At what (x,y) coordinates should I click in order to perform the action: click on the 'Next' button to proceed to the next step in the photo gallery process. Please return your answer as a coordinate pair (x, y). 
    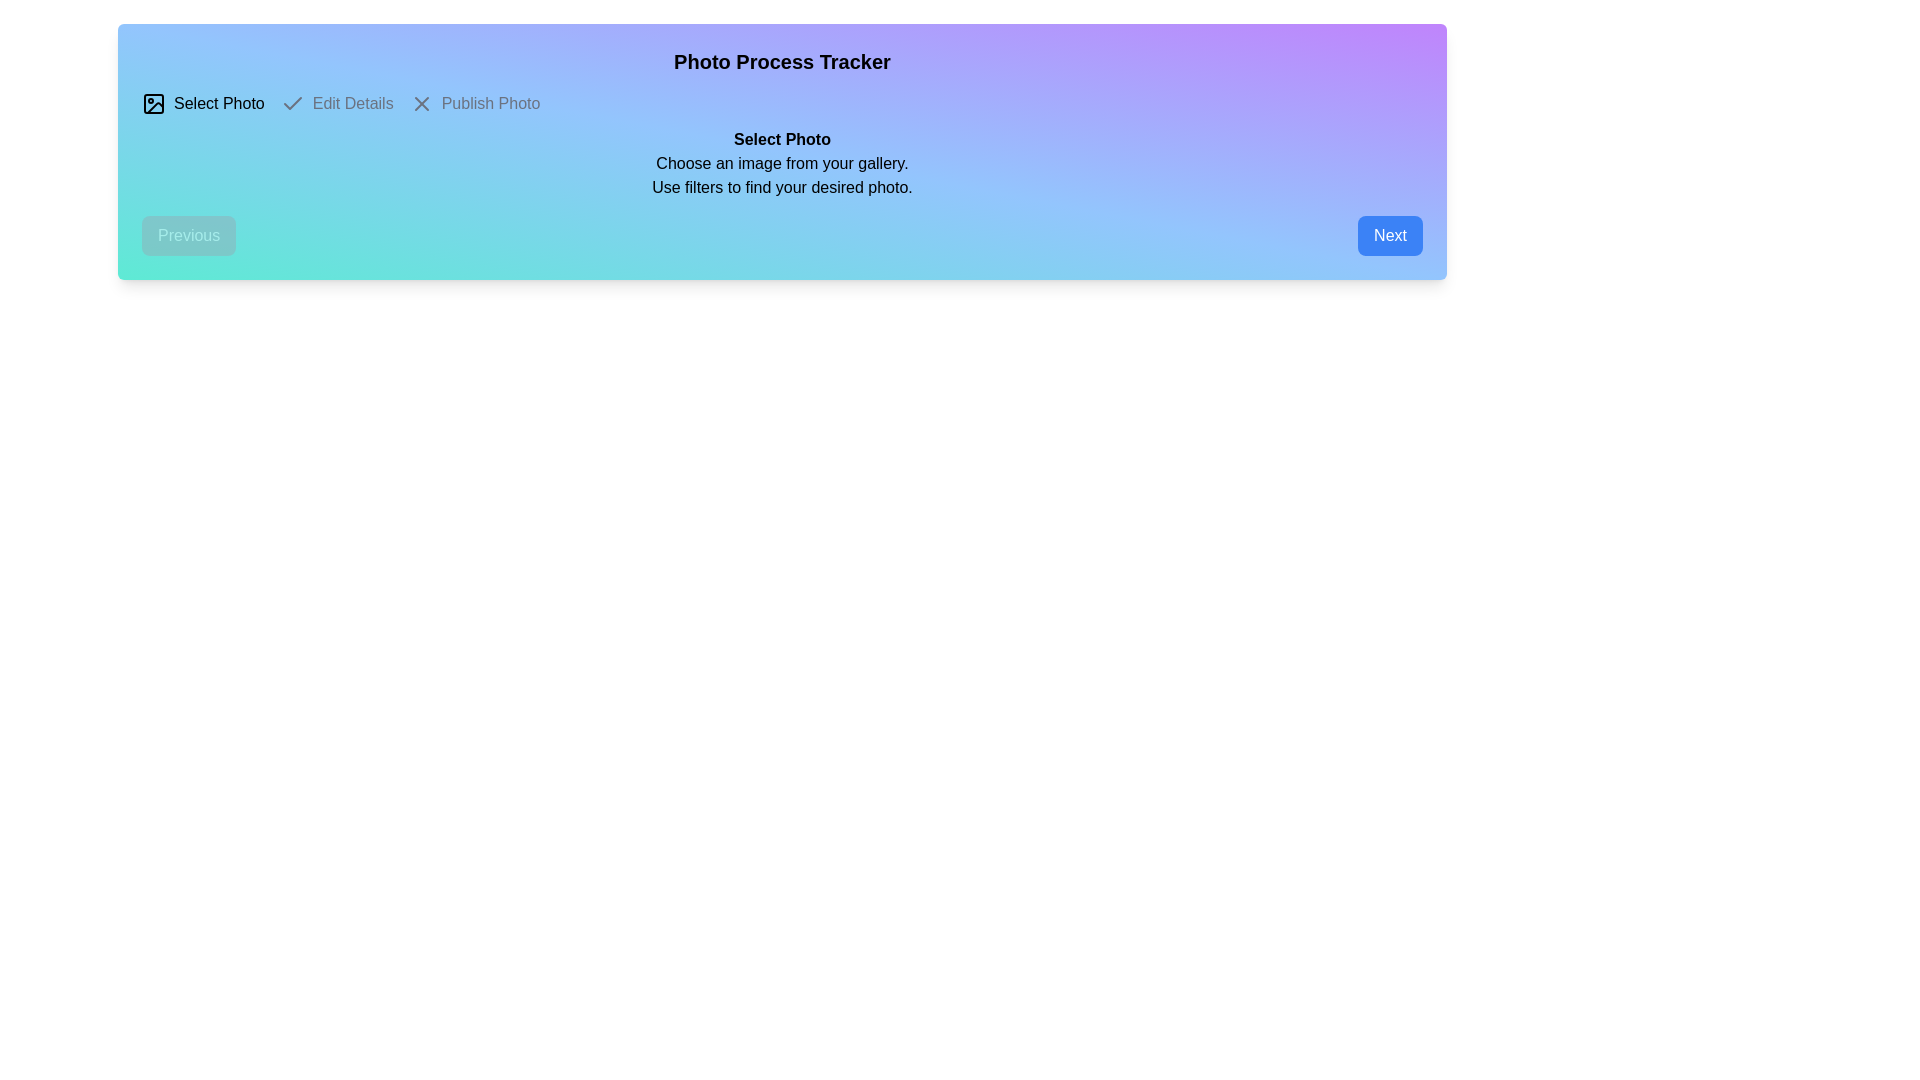
    Looking at the image, I should click on (1389, 234).